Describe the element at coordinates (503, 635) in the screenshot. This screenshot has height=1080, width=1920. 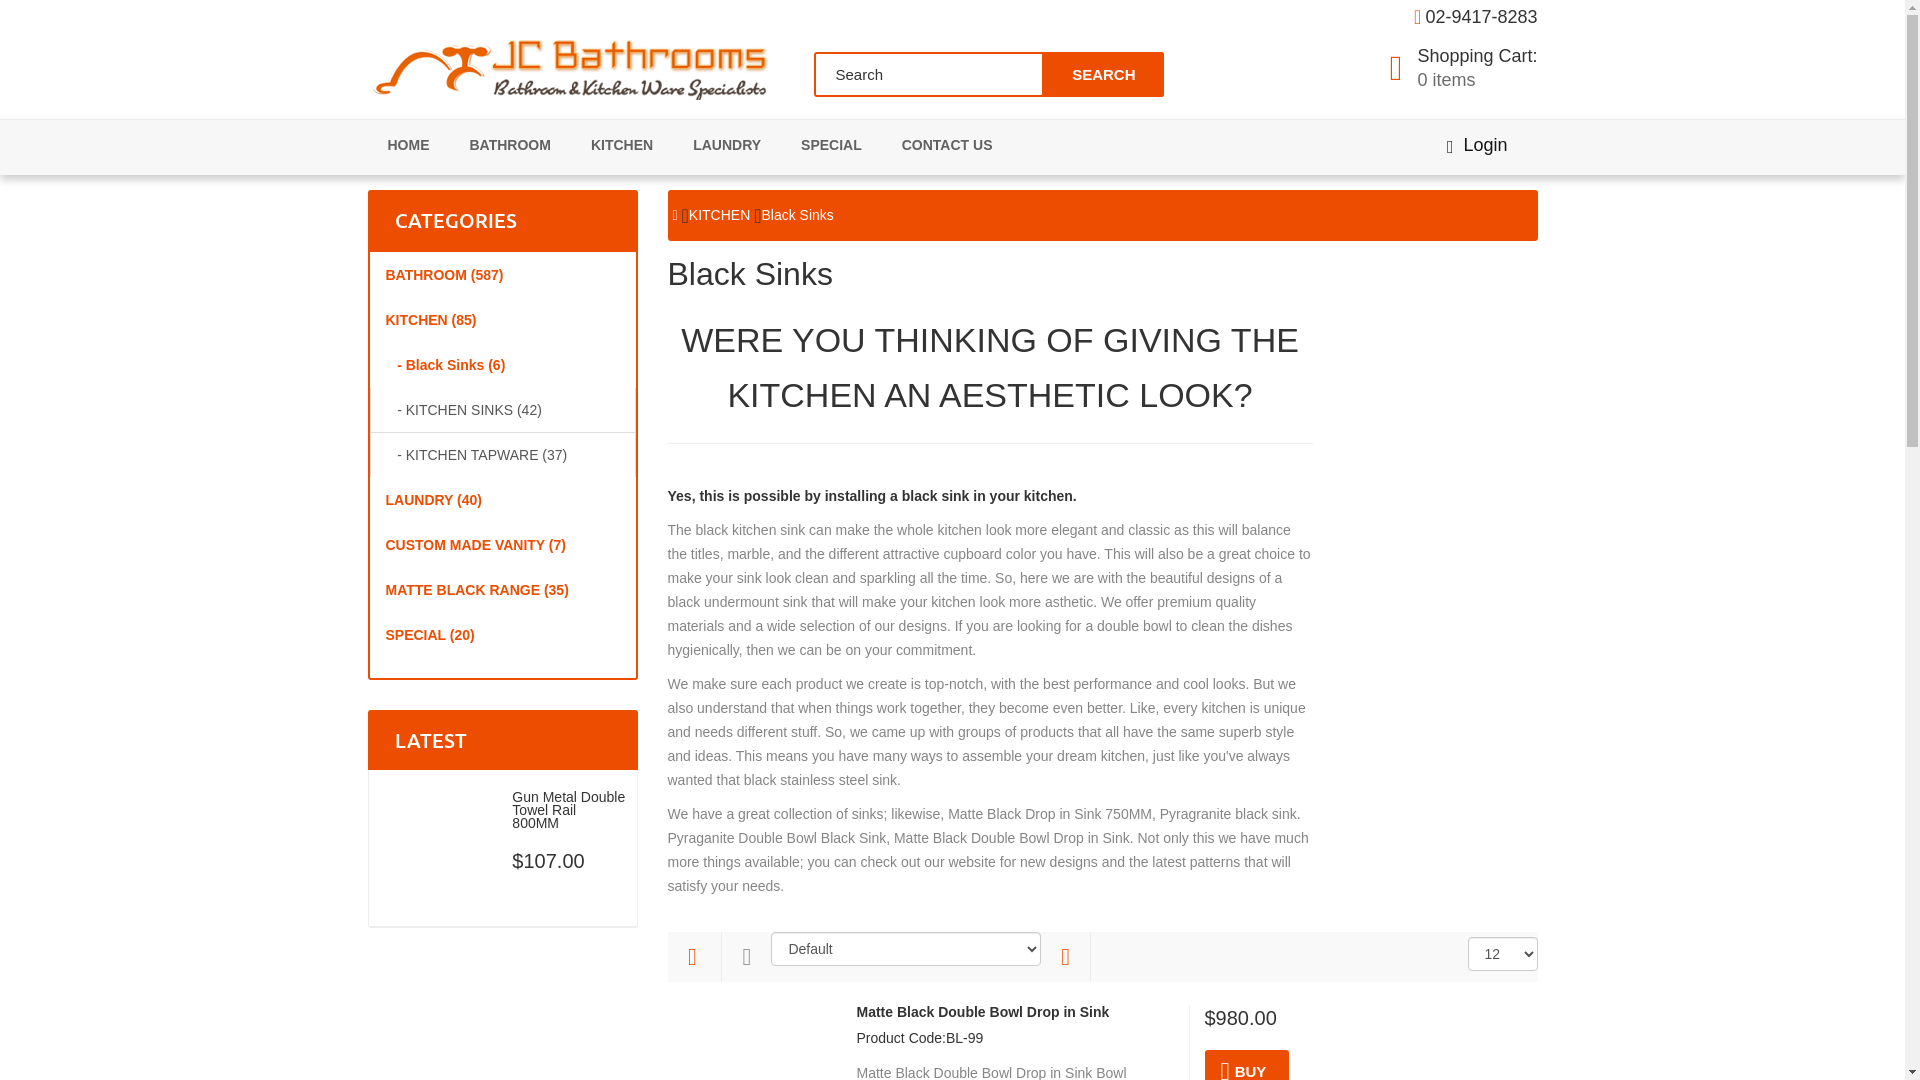
I see `'SPECIAL (20)'` at that location.